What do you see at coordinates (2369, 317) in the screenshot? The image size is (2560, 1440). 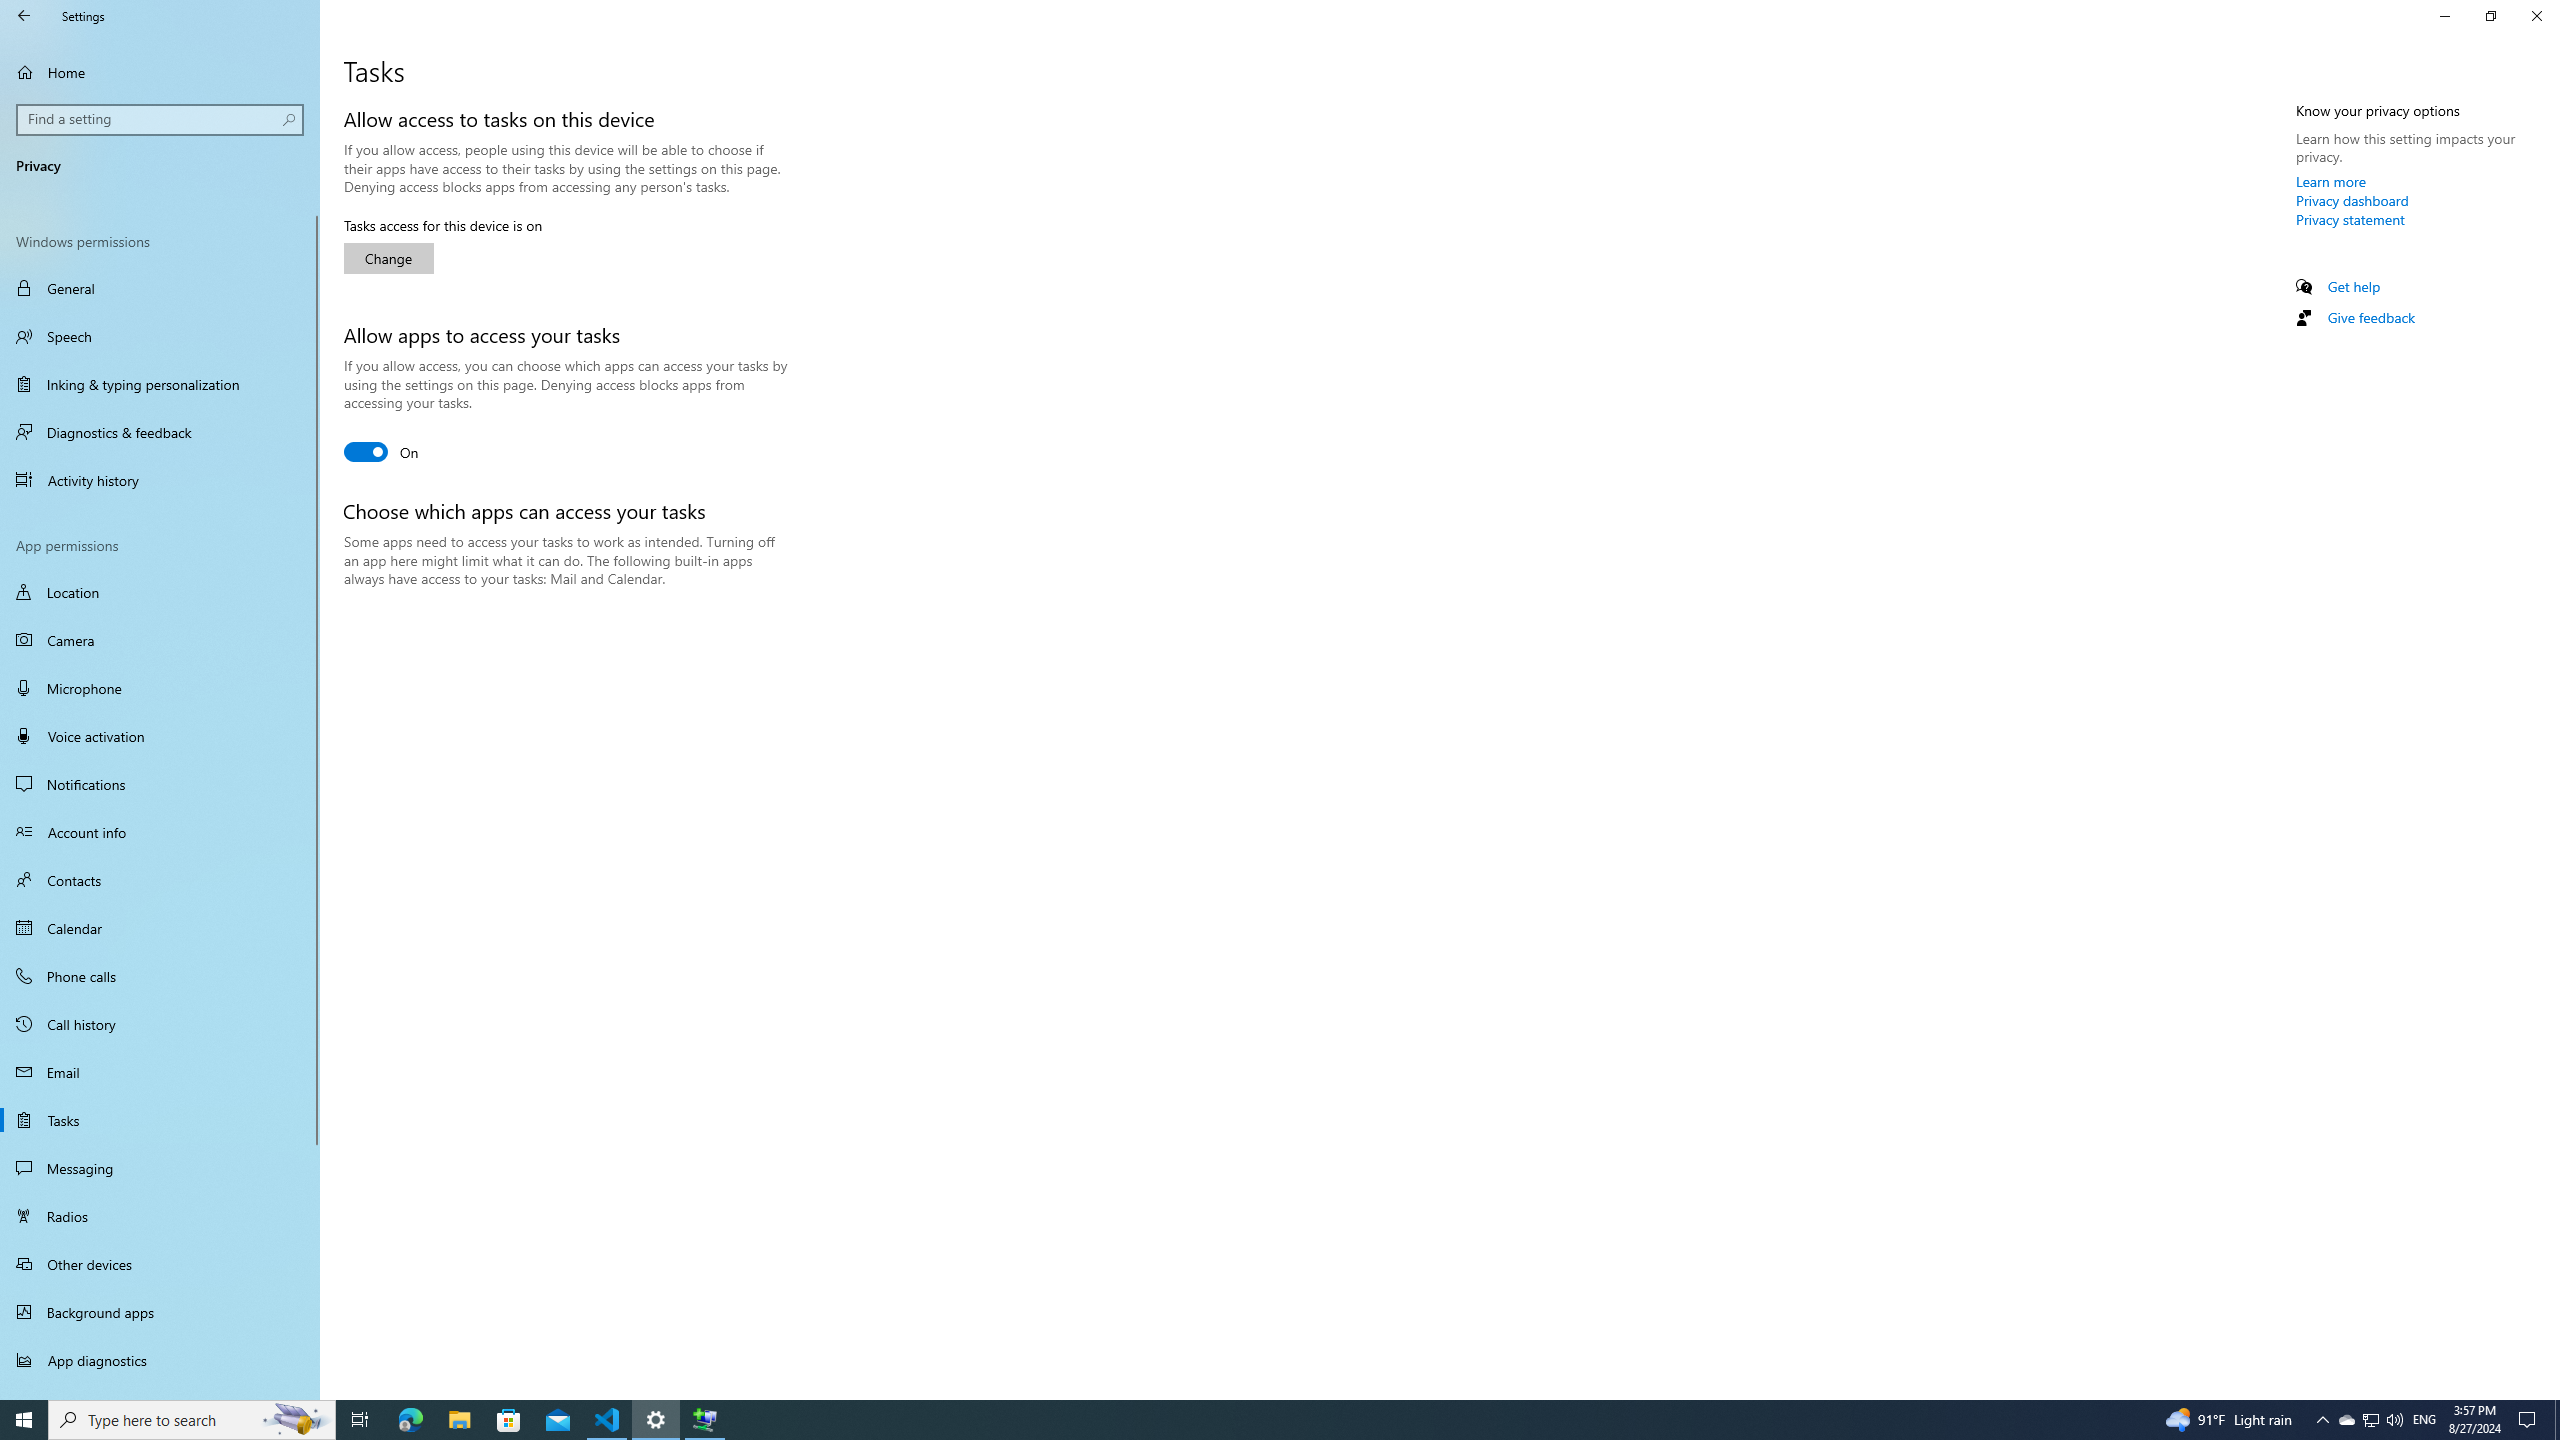 I see `'Give feedback'` at bounding box center [2369, 317].